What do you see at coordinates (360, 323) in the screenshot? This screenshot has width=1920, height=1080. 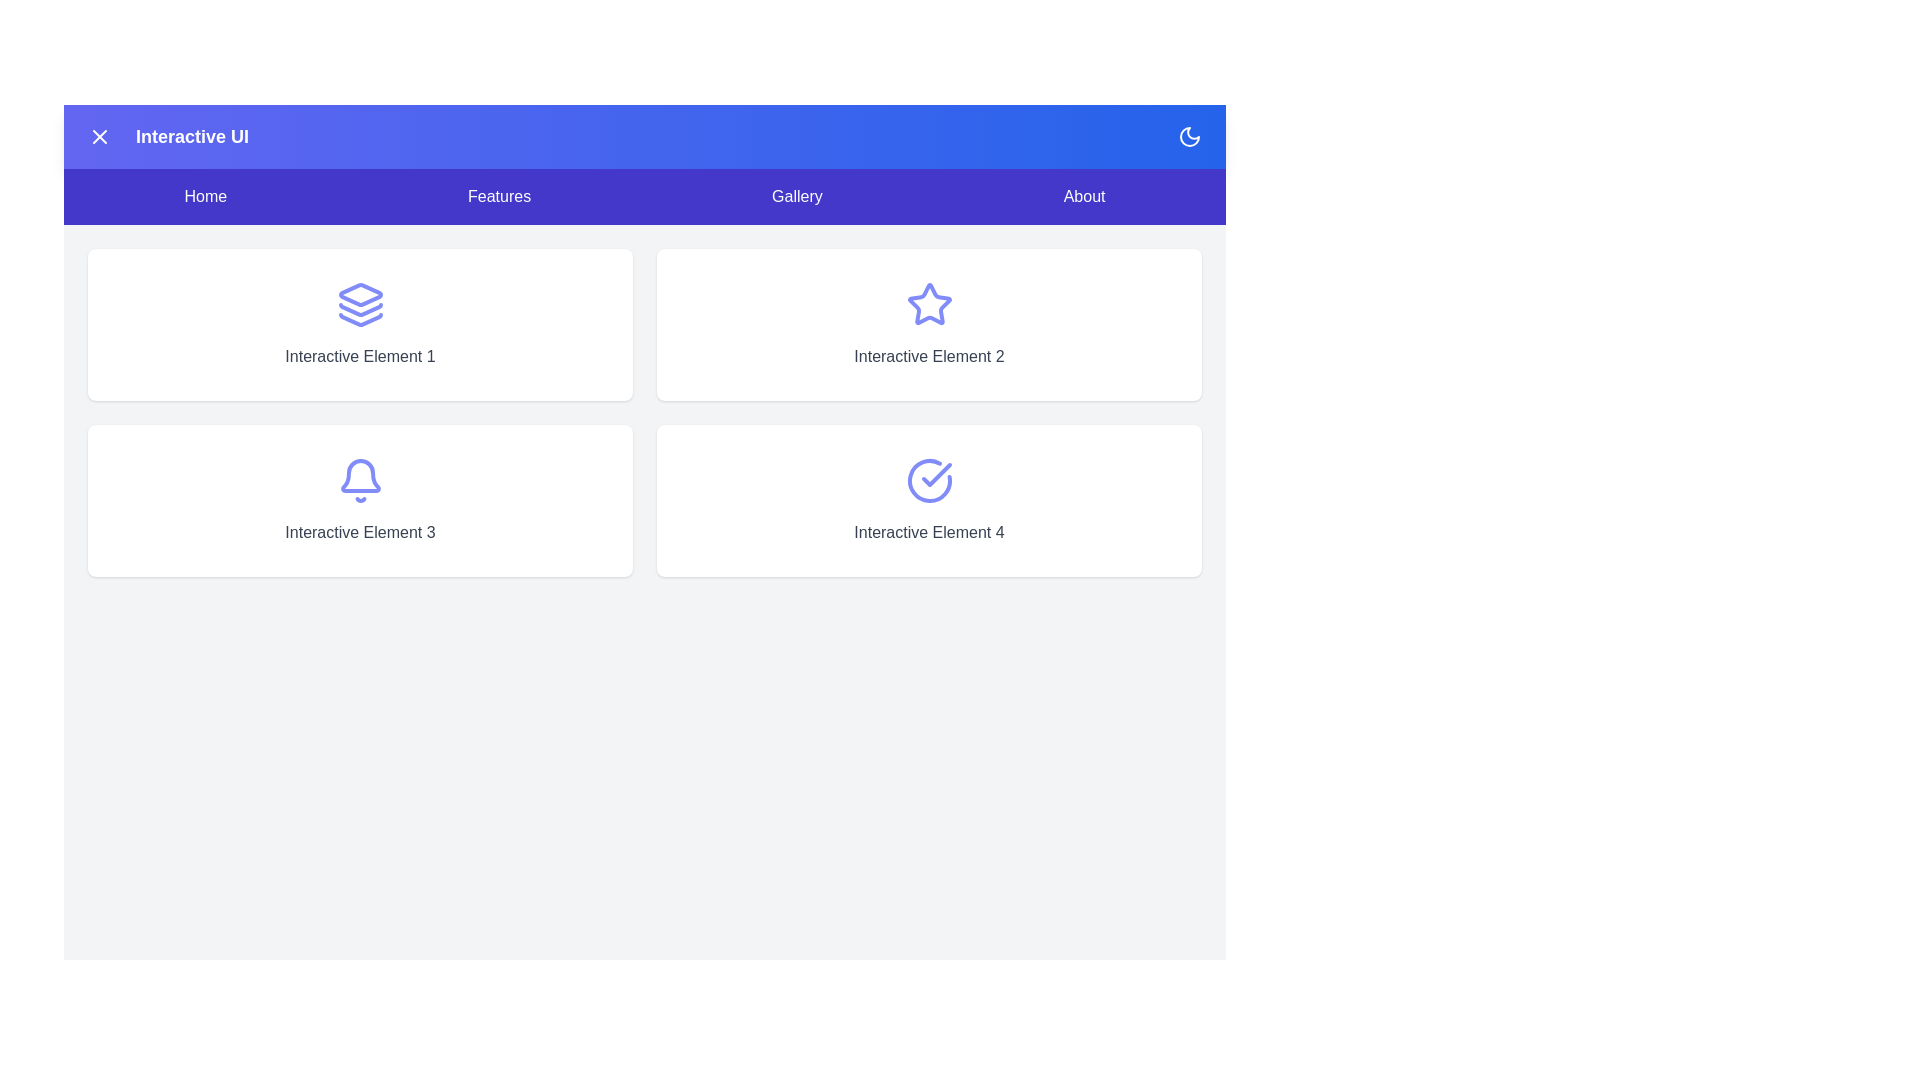 I see `the interactive element card labeled Interactive Element 1` at bounding box center [360, 323].